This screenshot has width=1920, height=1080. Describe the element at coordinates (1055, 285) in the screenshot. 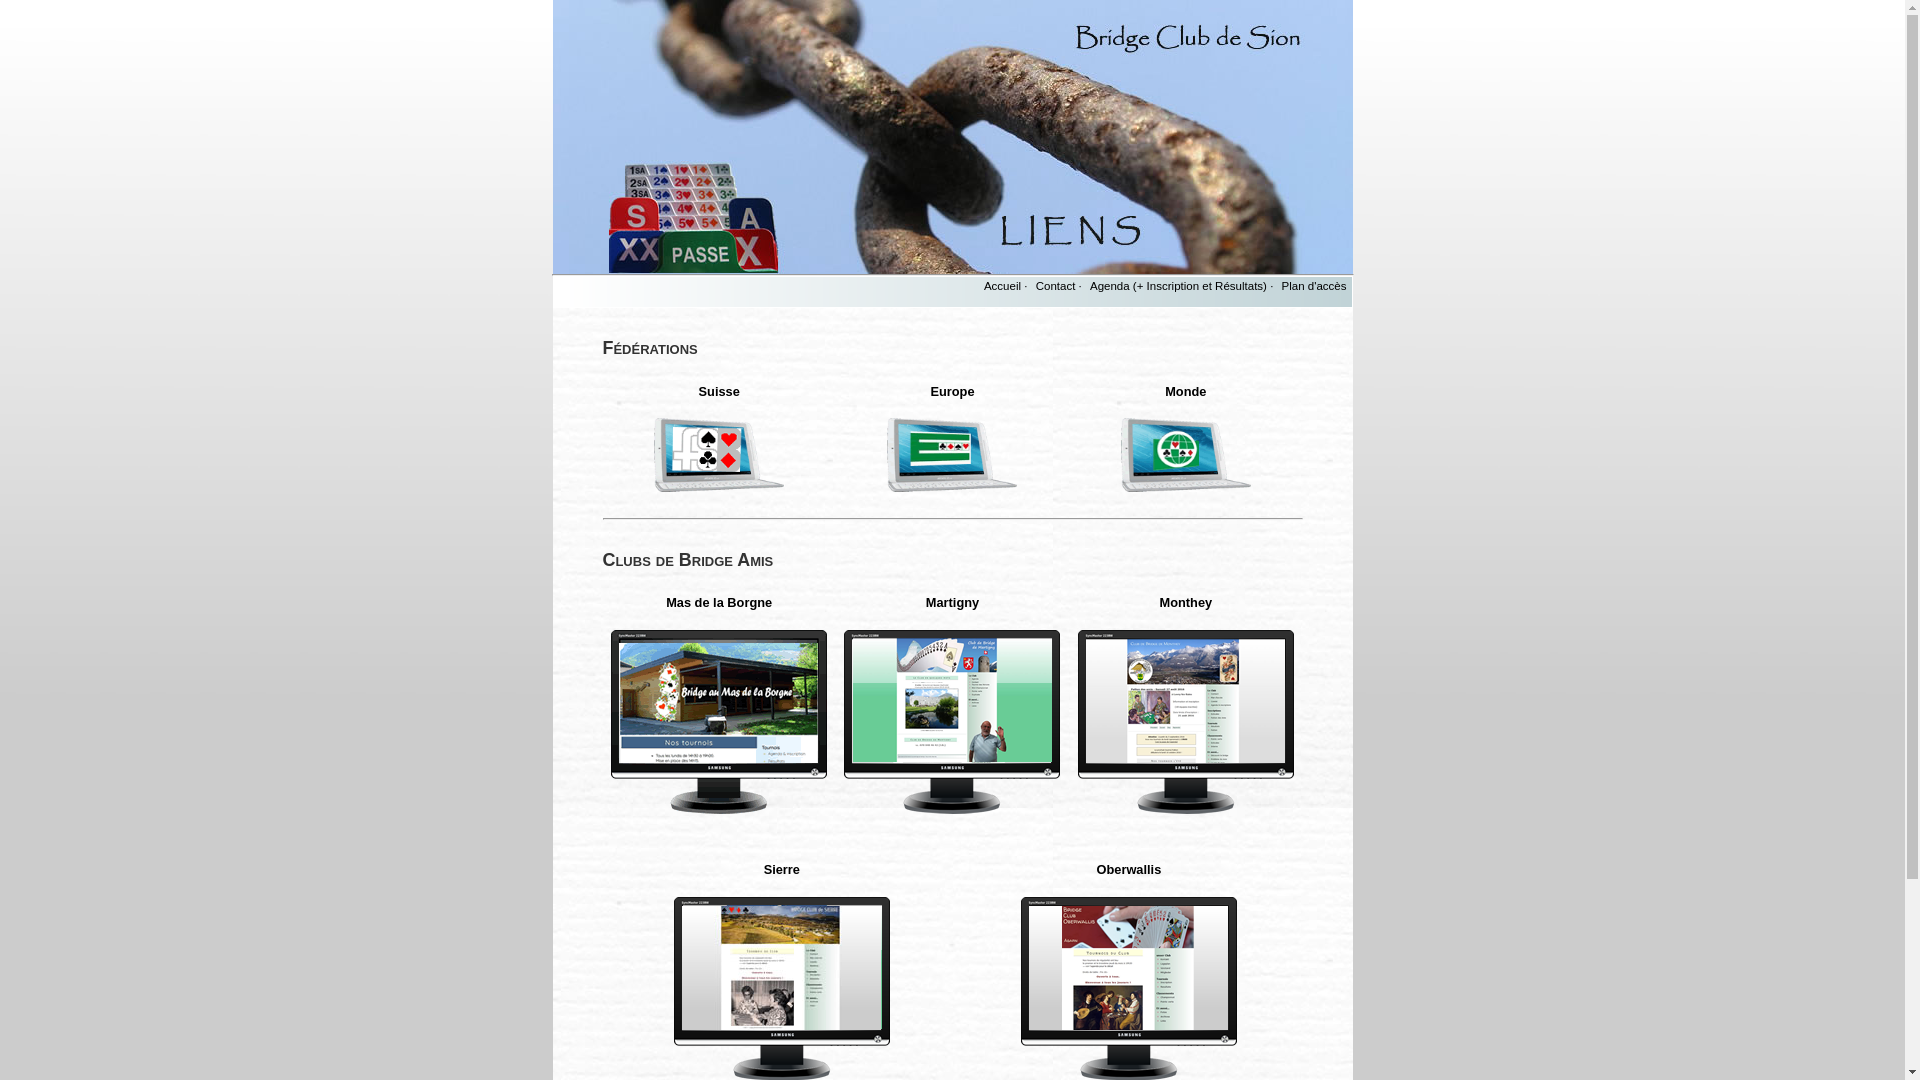

I see `'Contact'` at that location.